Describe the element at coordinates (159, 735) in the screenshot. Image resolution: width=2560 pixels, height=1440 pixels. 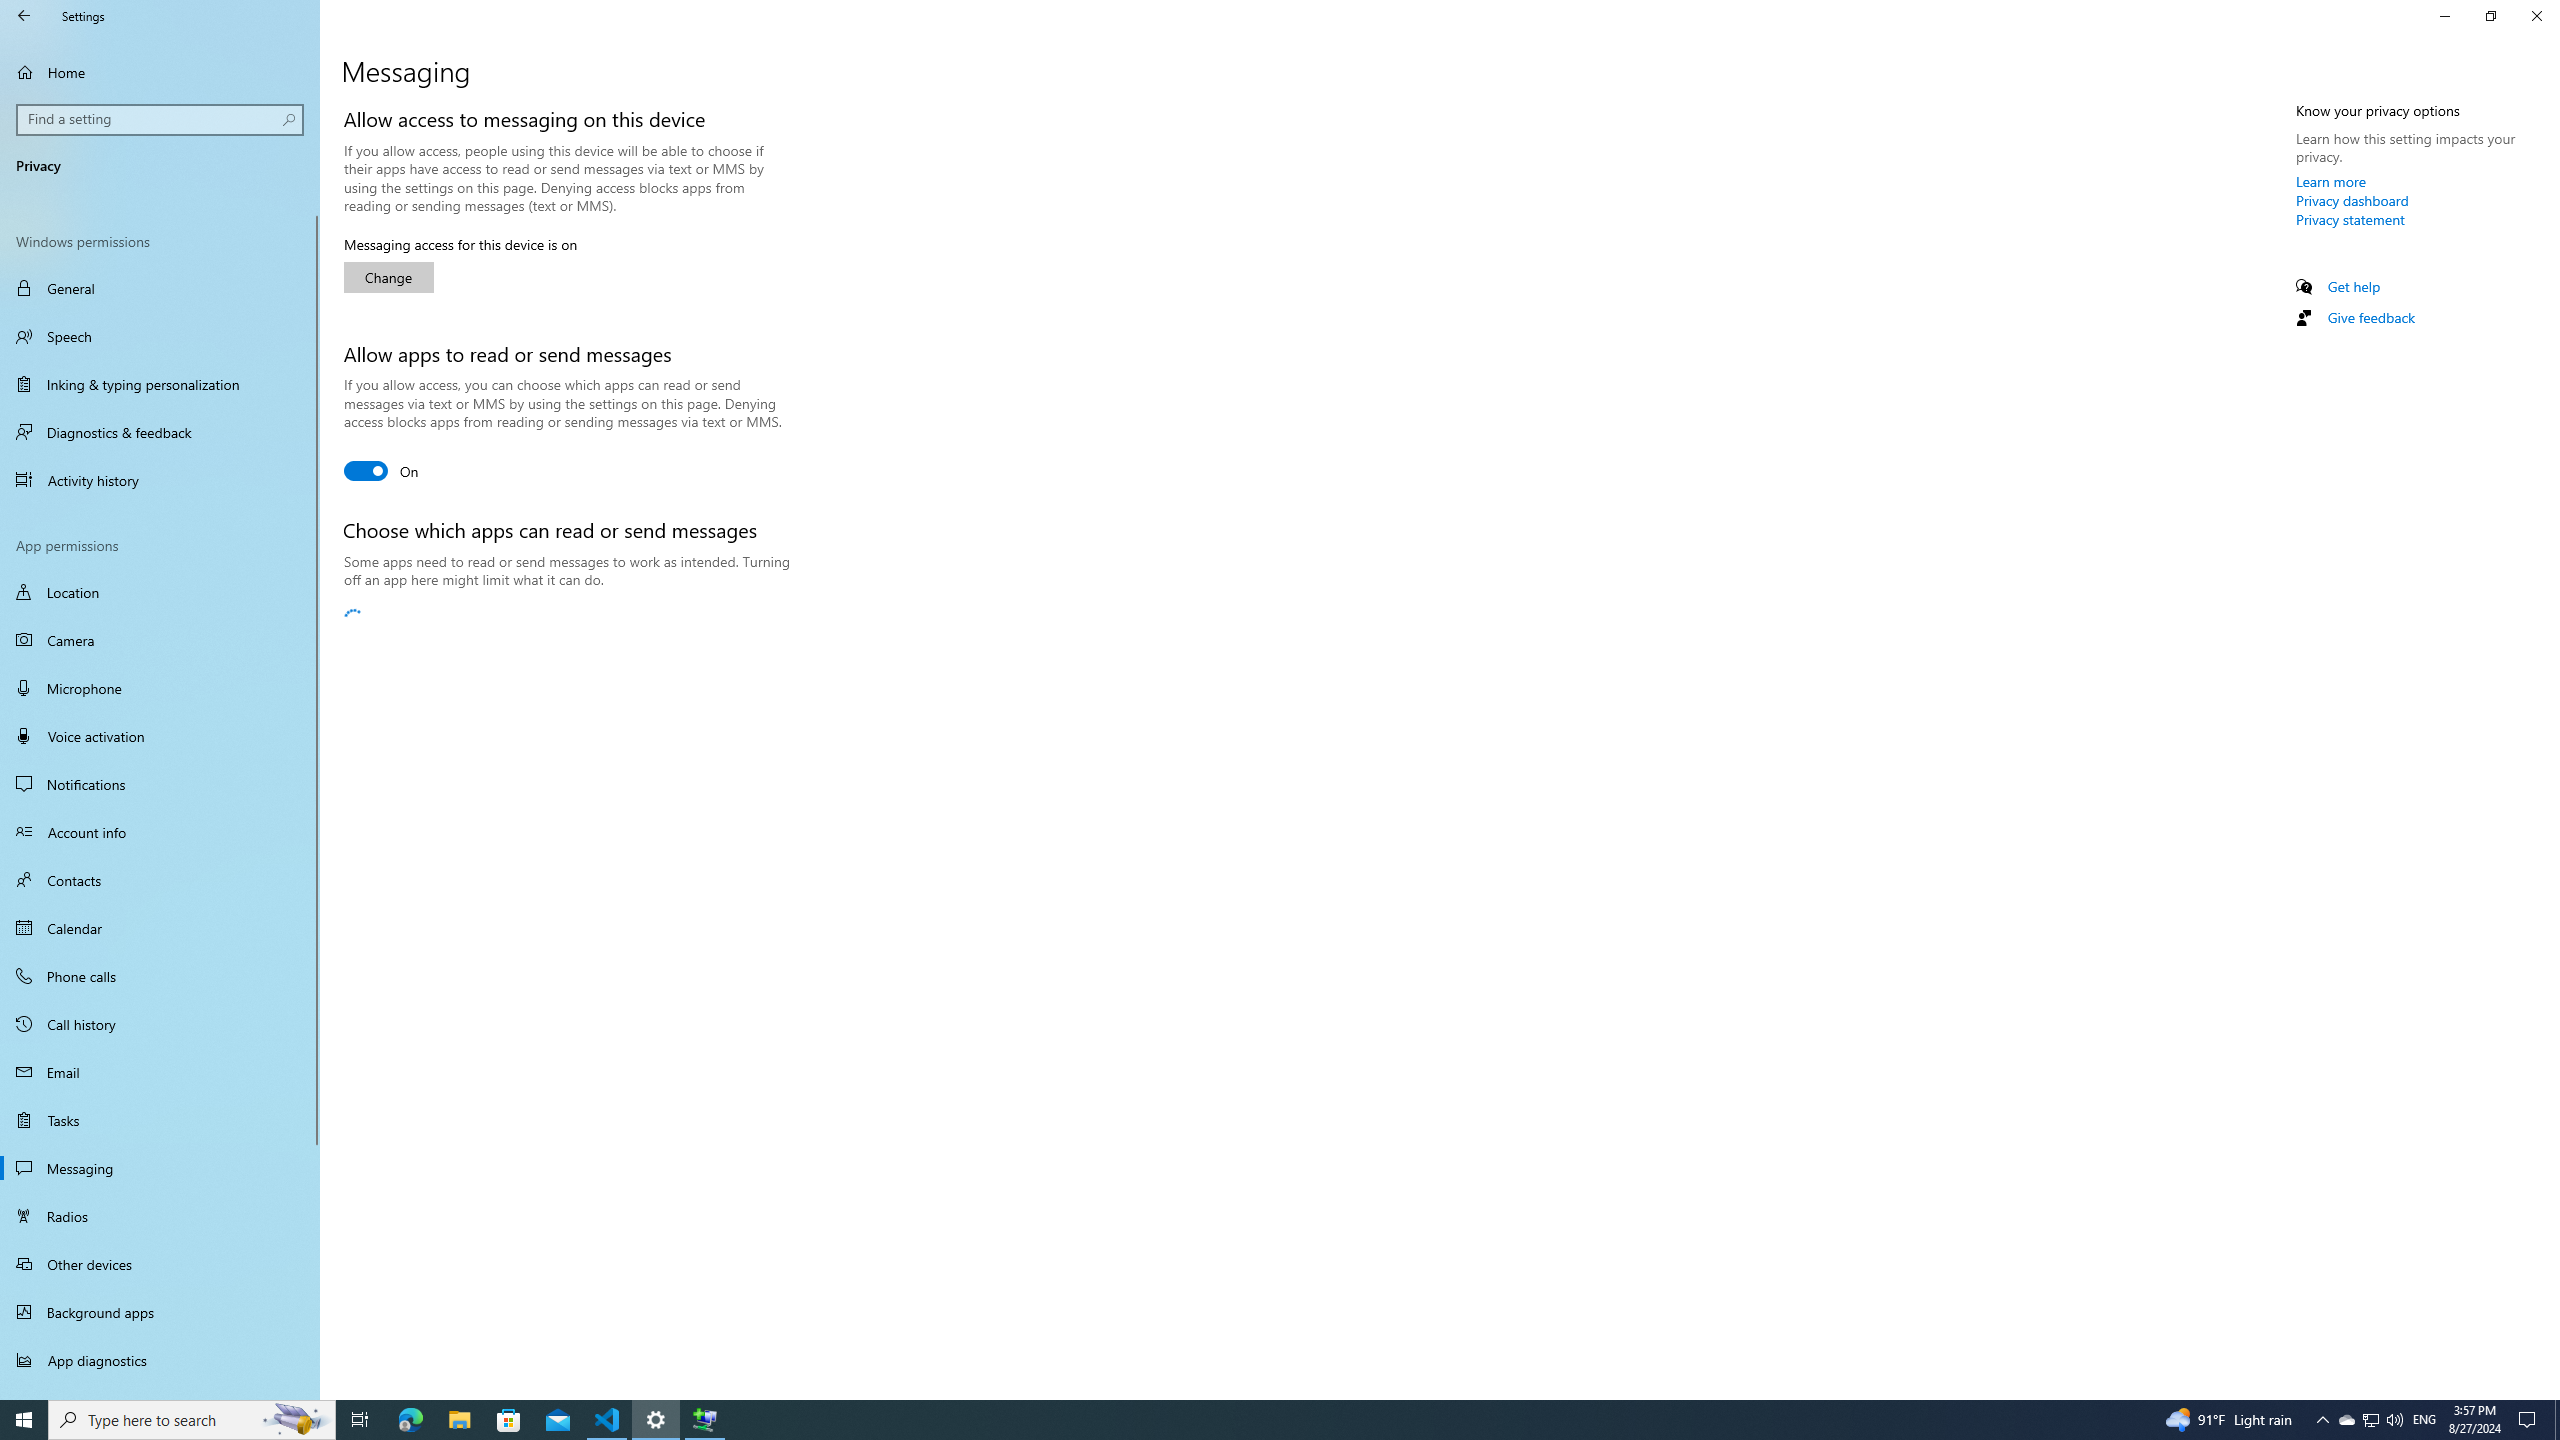
I see `'Voice activation'` at that location.